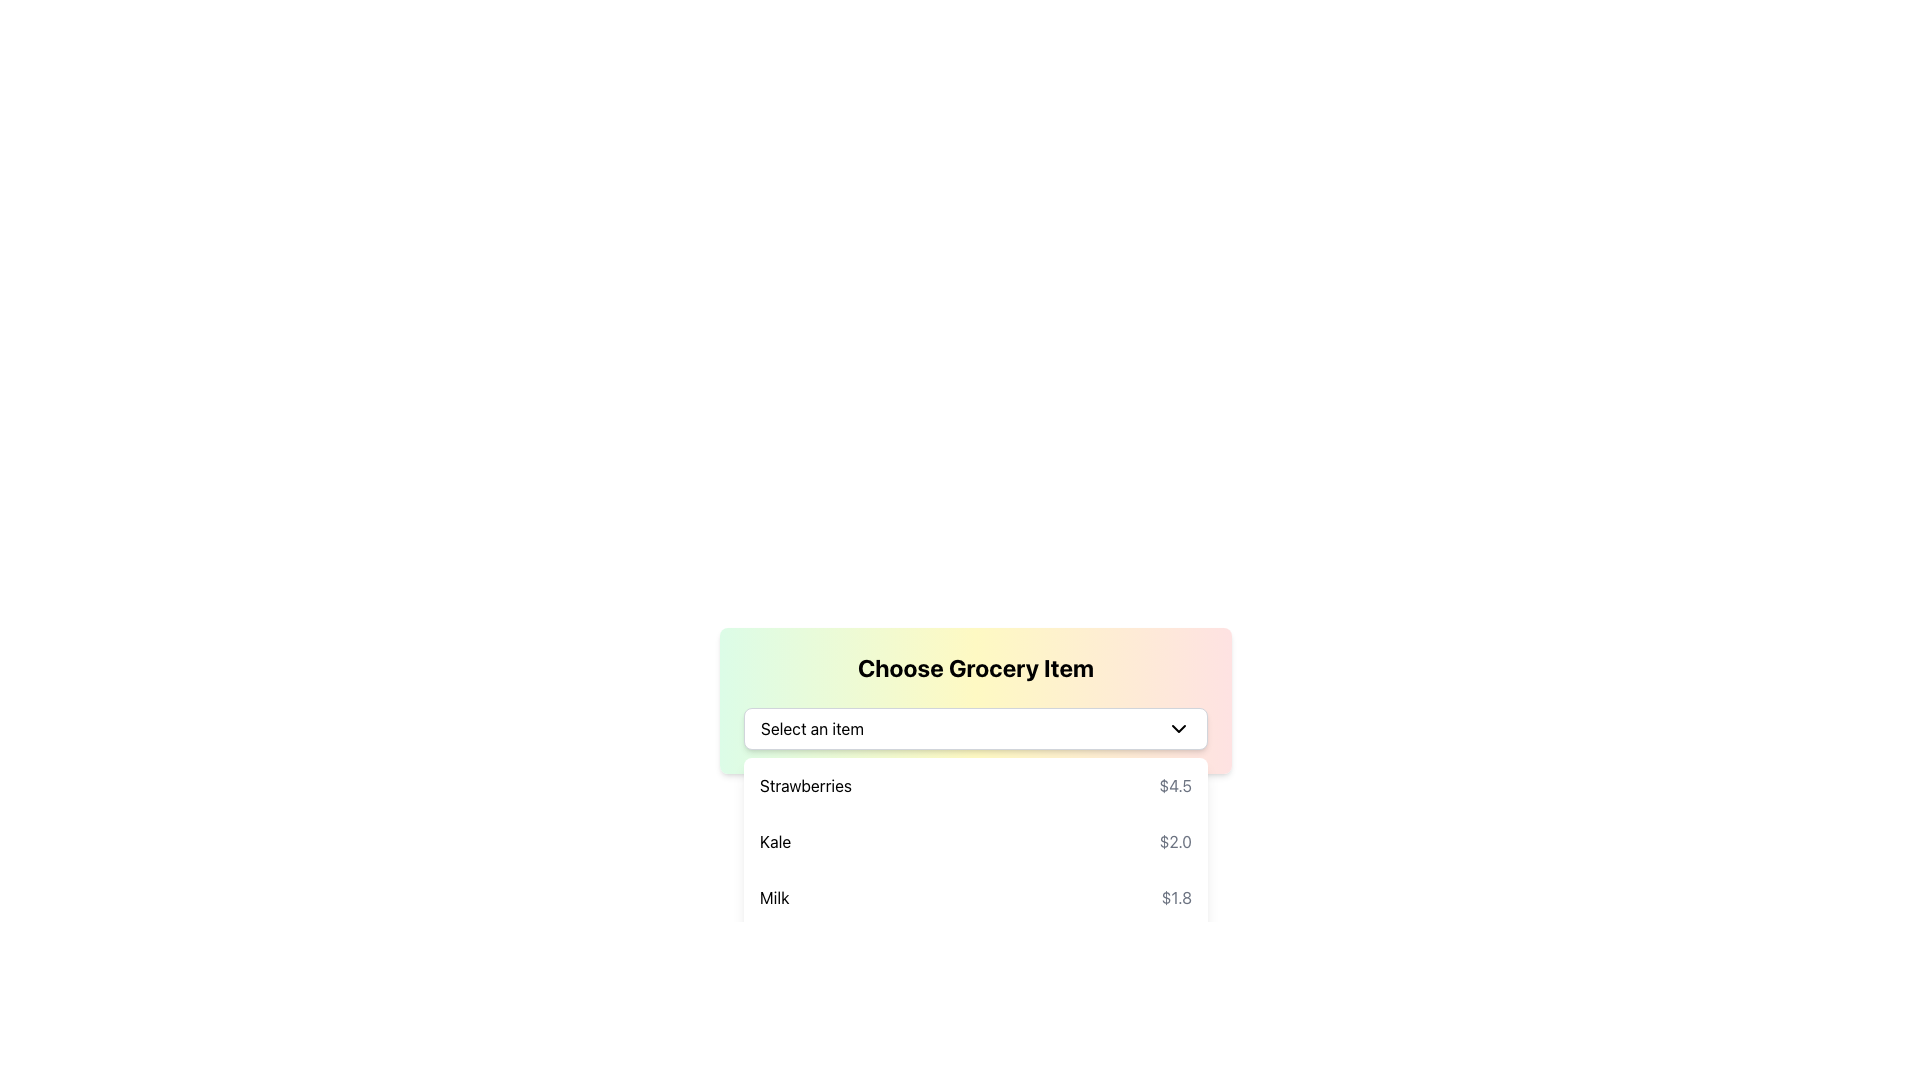  Describe the element at coordinates (975, 897) in the screenshot. I see `the third entry in the dropdown menu labeled 'Milk' priced at '$1.8'` at that location.